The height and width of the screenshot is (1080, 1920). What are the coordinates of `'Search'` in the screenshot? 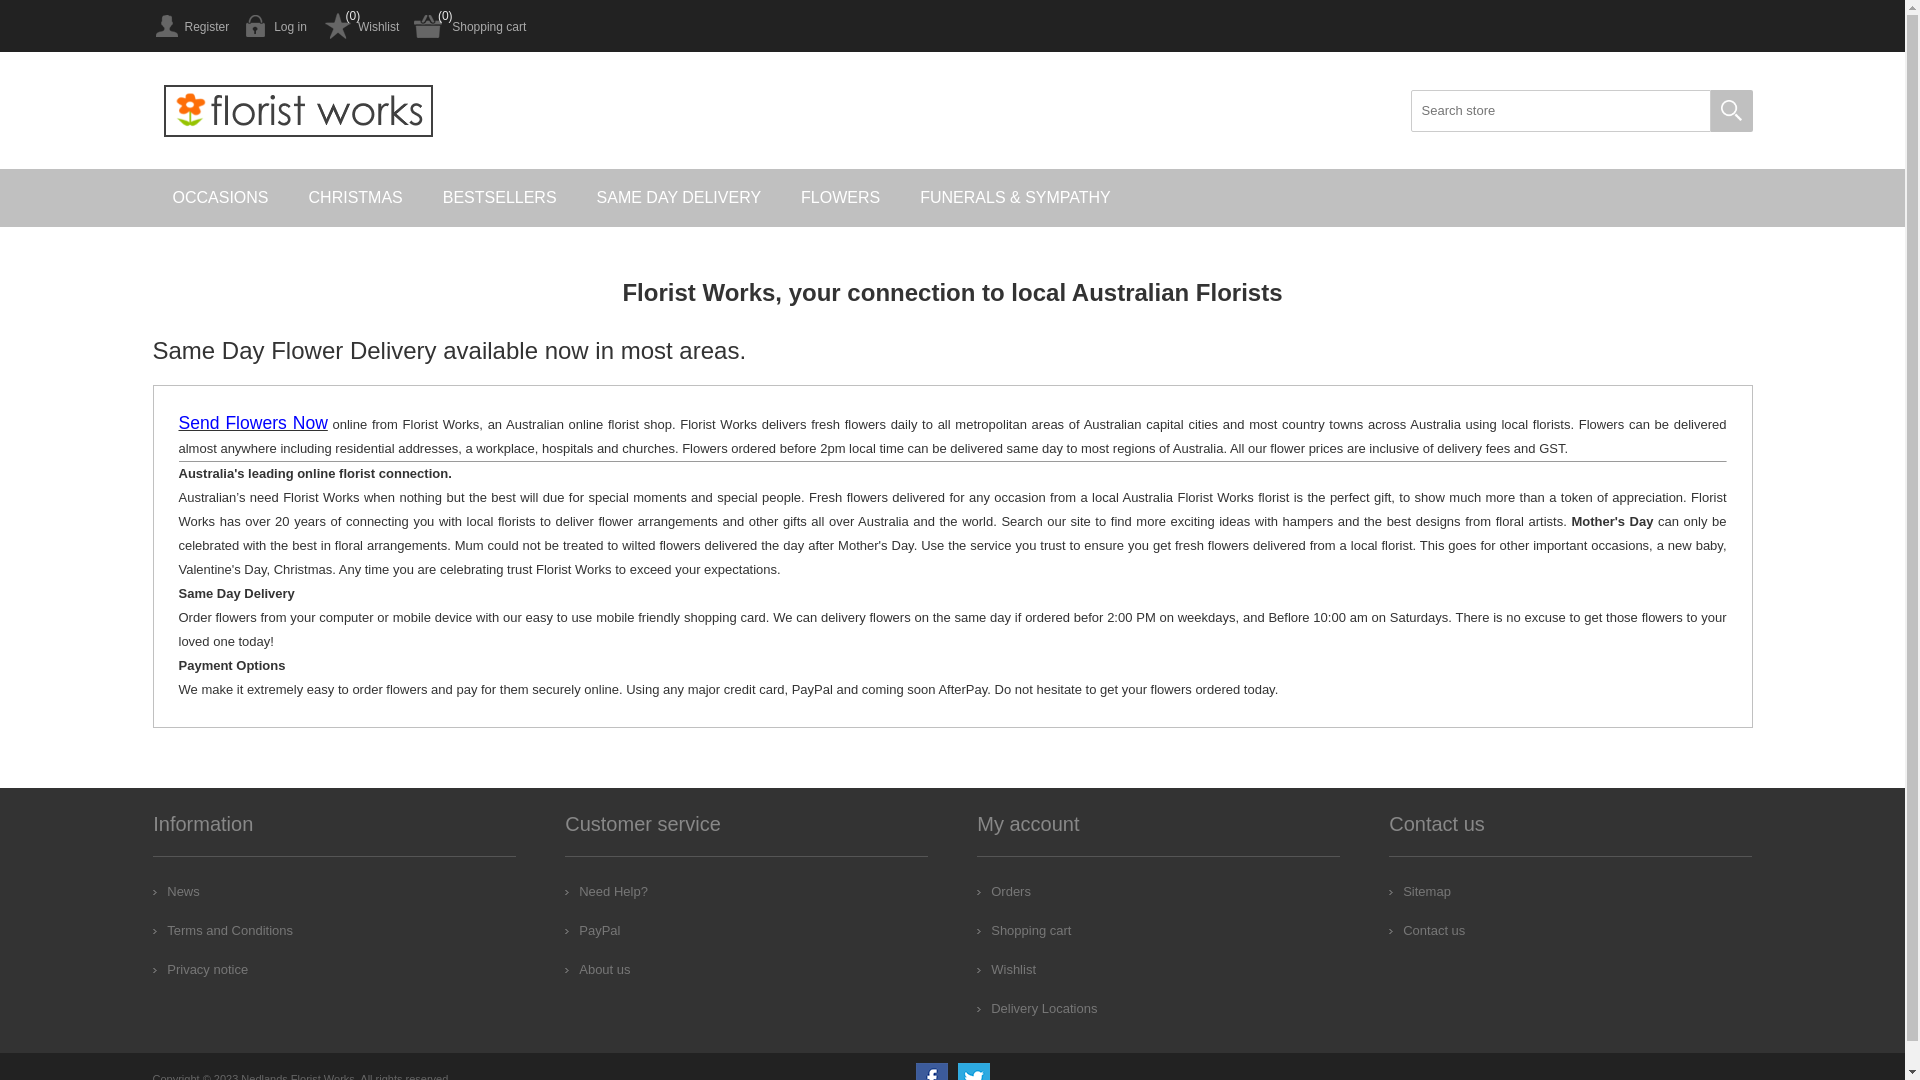 It's located at (1730, 111).